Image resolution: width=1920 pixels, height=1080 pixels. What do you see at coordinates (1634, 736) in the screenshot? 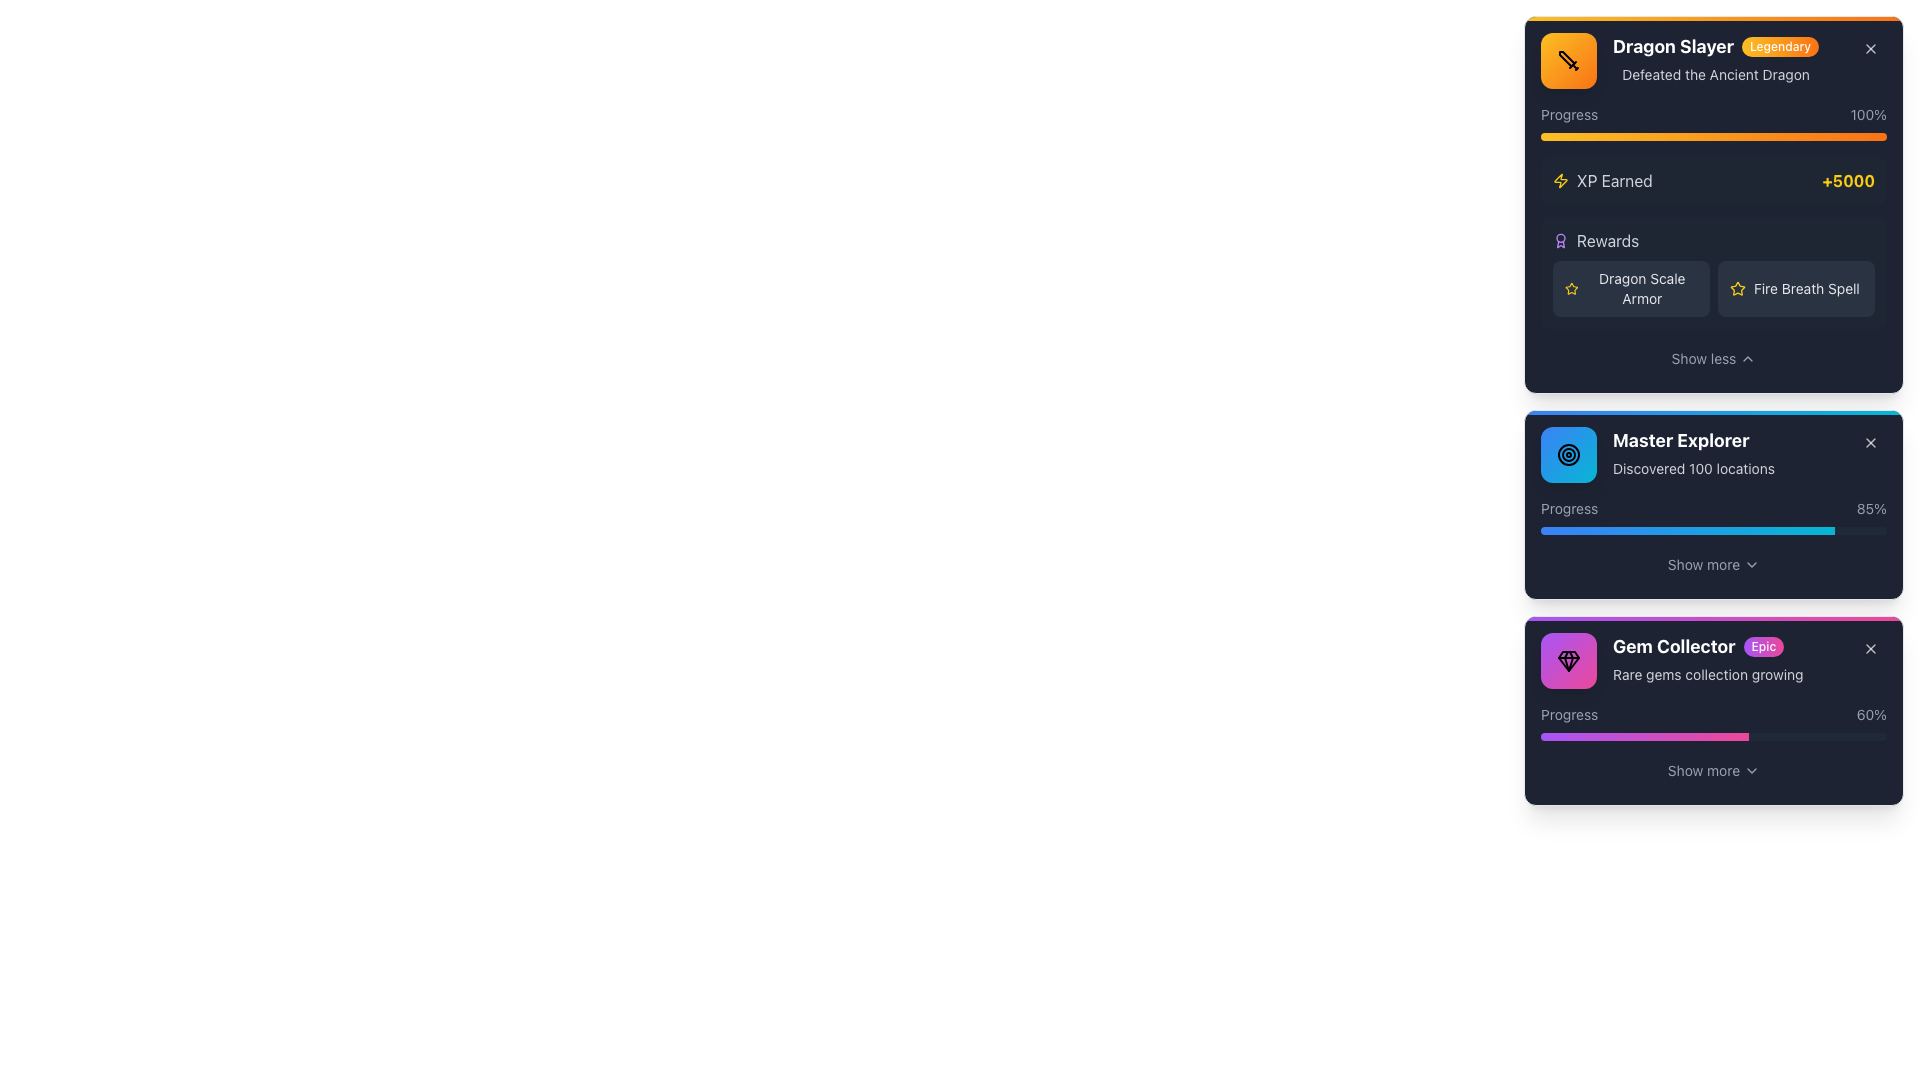
I see `the progress value` at bounding box center [1634, 736].